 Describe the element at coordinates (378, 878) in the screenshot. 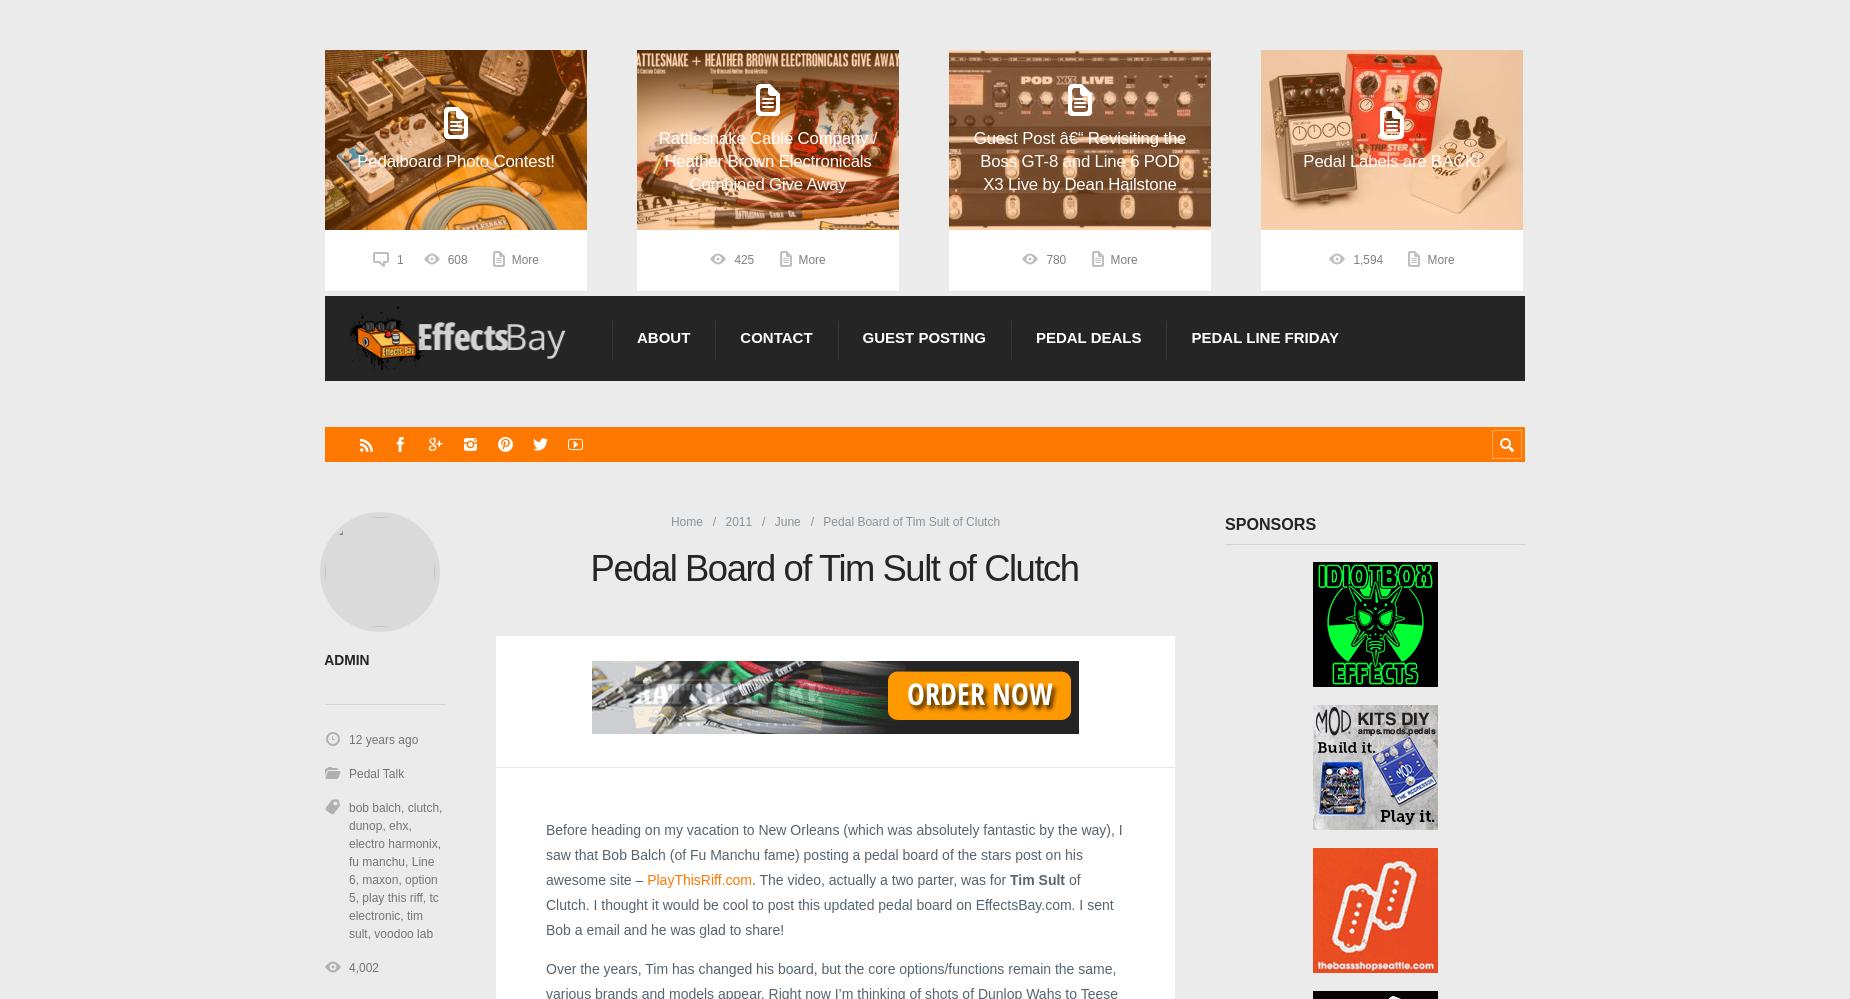

I see `'maxon'` at that location.